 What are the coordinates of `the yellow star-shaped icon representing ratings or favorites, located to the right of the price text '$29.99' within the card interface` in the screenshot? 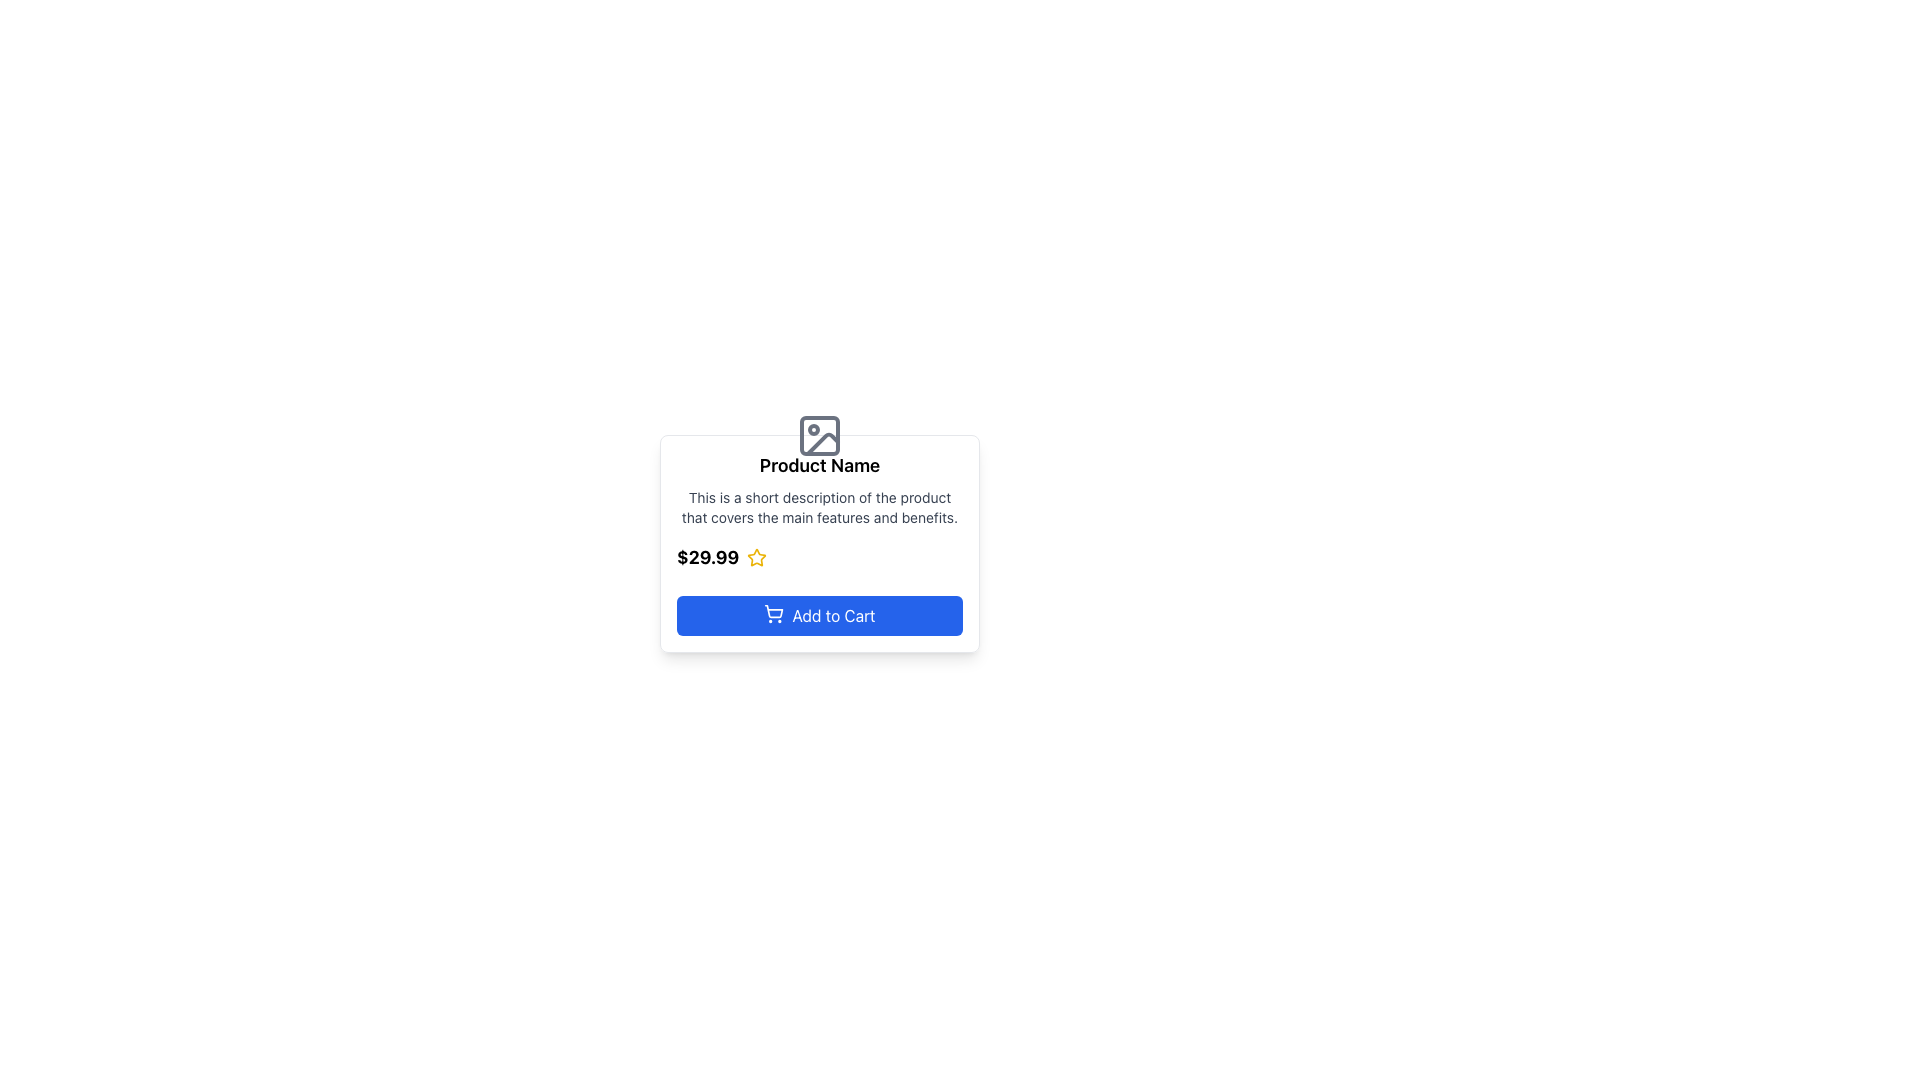 It's located at (756, 558).